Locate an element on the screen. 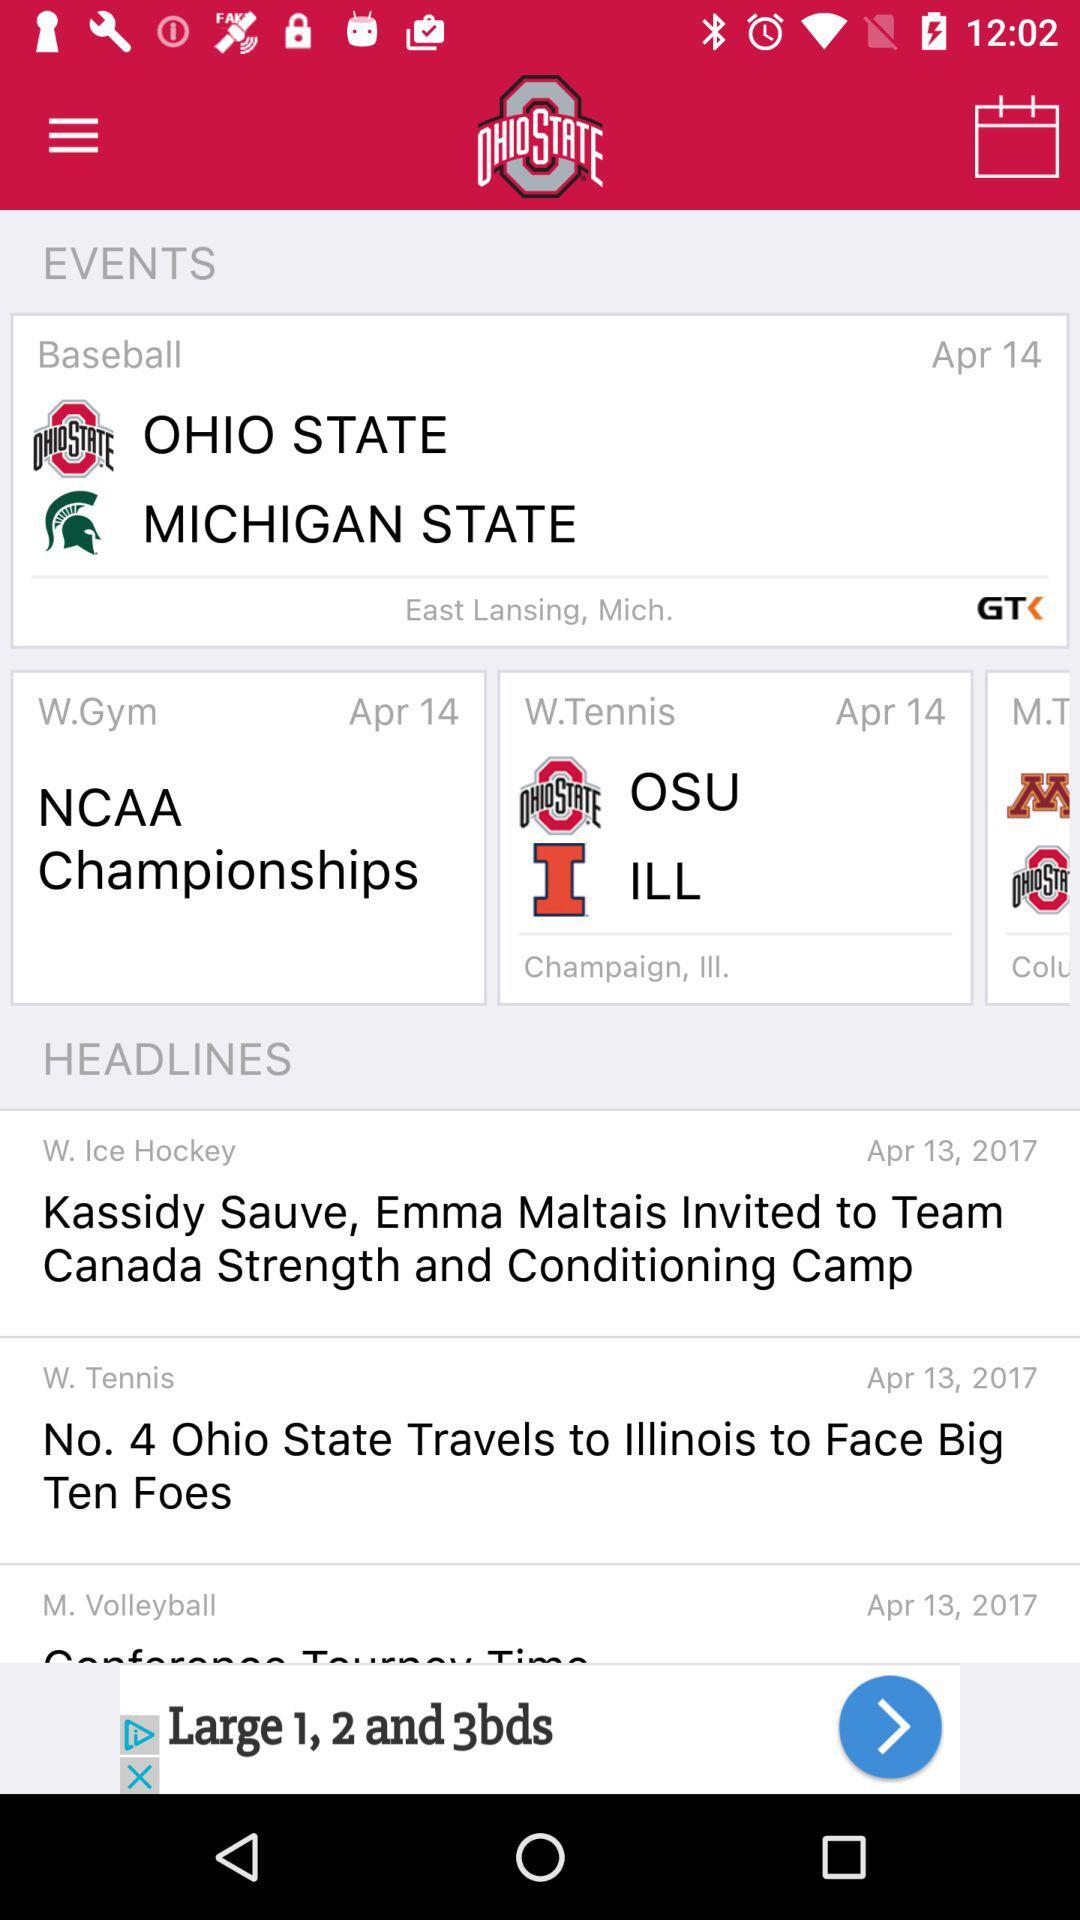 This screenshot has width=1080, height=1920. advertisement is located at coordinates (540, 1727).